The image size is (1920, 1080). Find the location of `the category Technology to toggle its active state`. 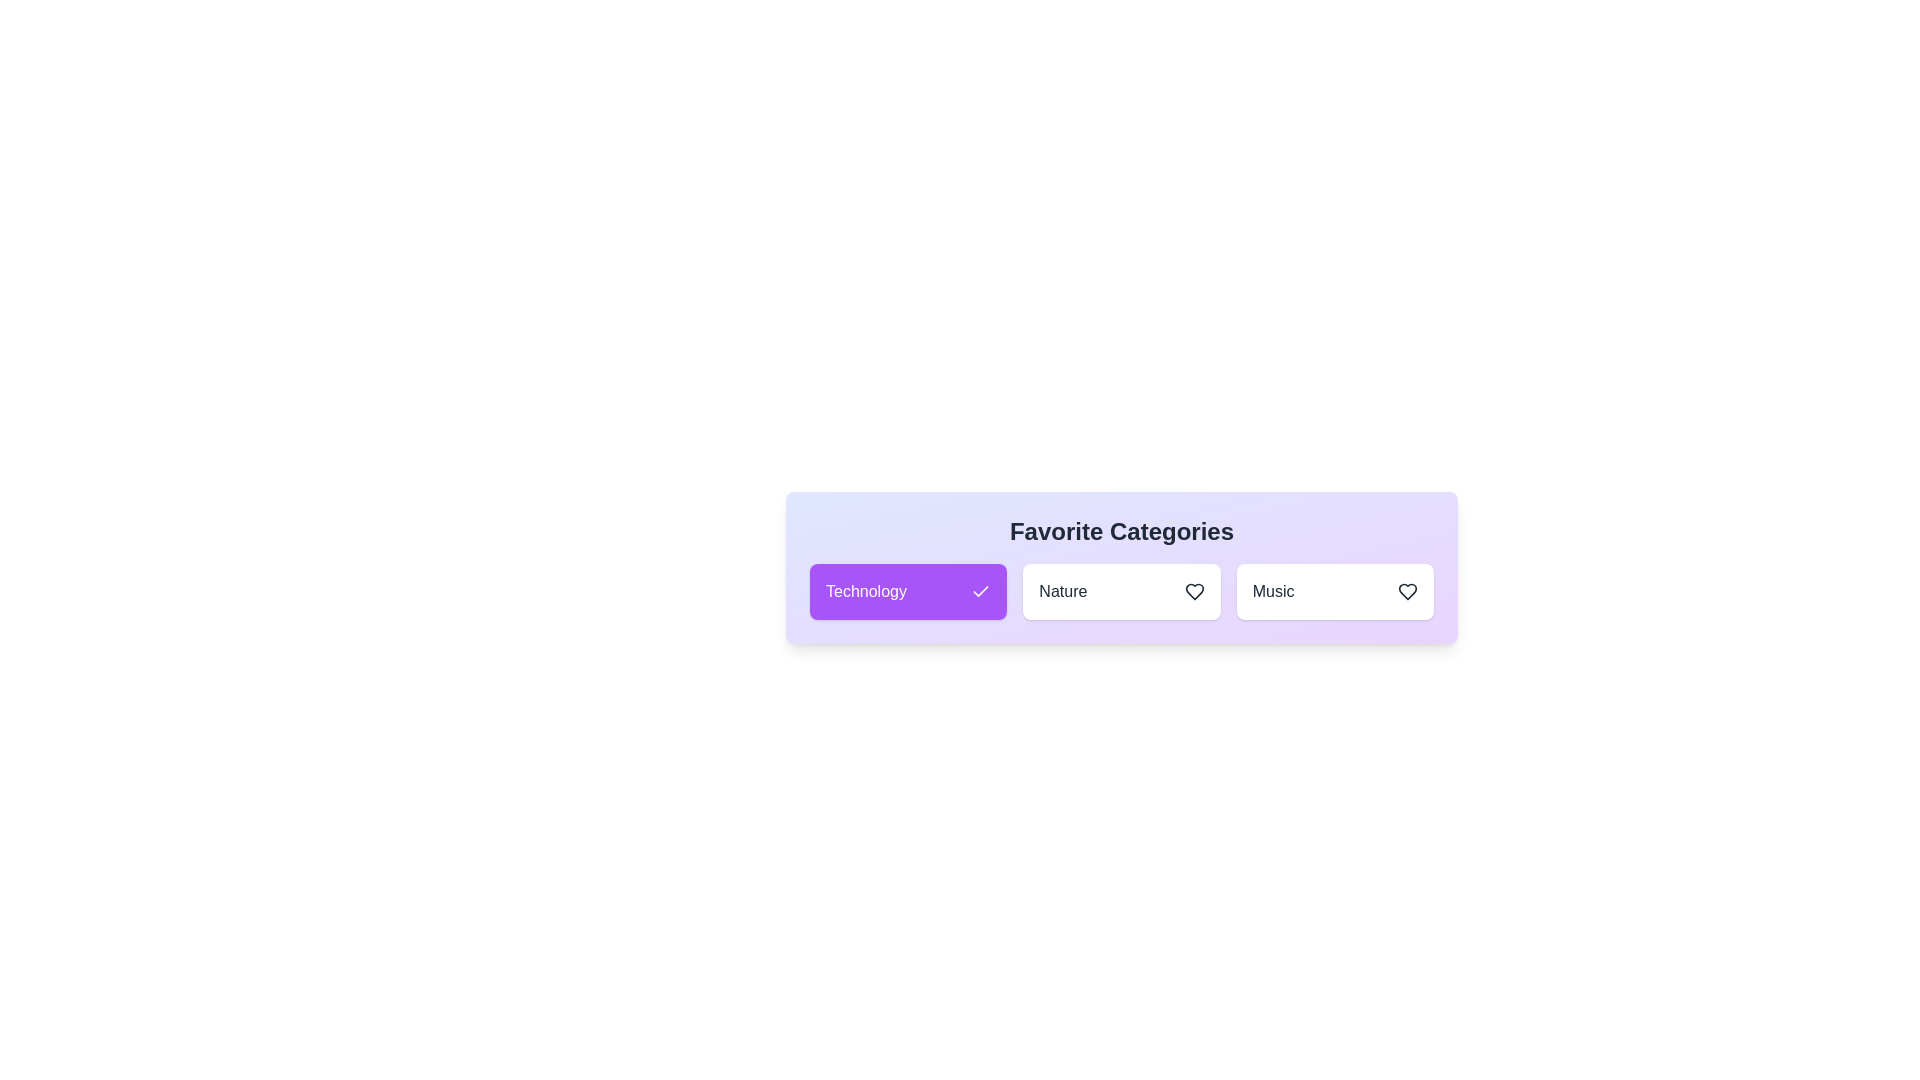

the category Technology to toggle its active state is located at coordinates (906, 590).